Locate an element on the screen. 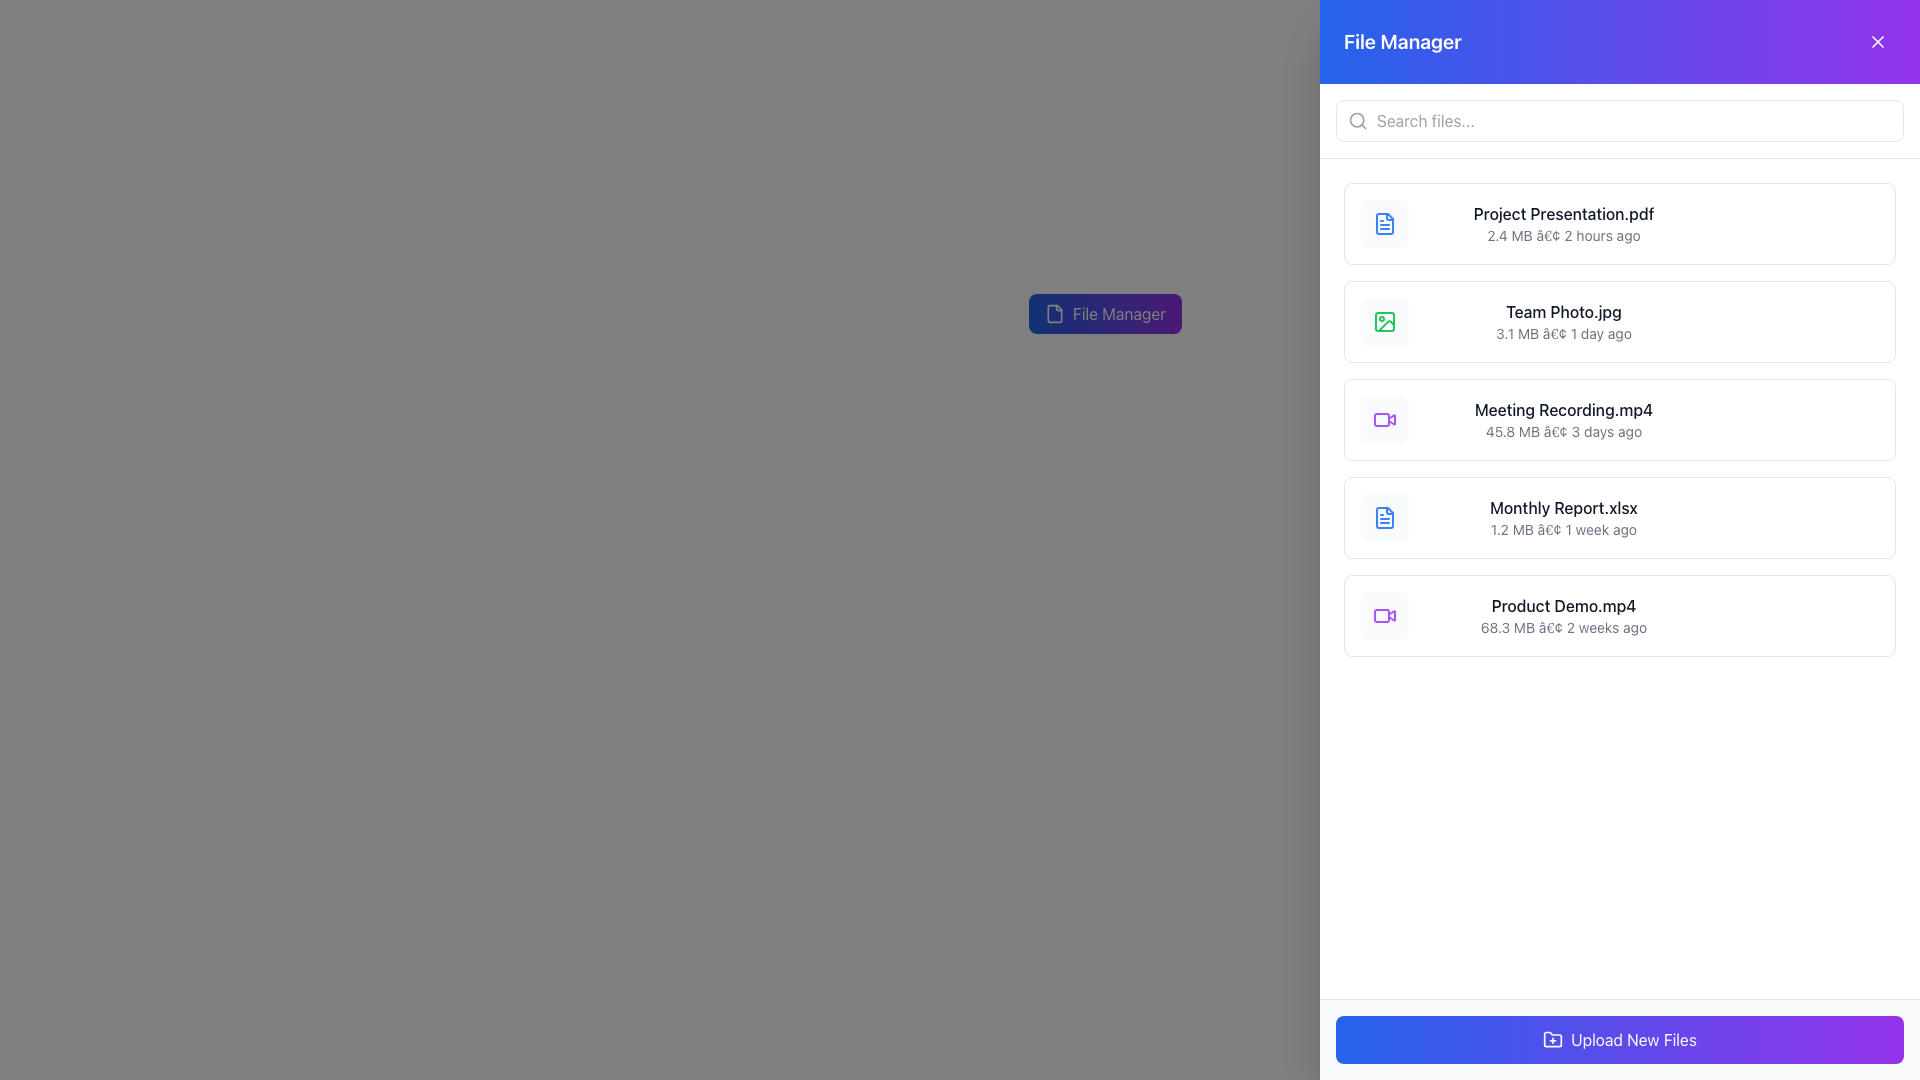 The width and height of the screenshot is (1920, 1080). the file entry labeled 'Monthly Report.xlsx' is located at coordinates (1563, 516).